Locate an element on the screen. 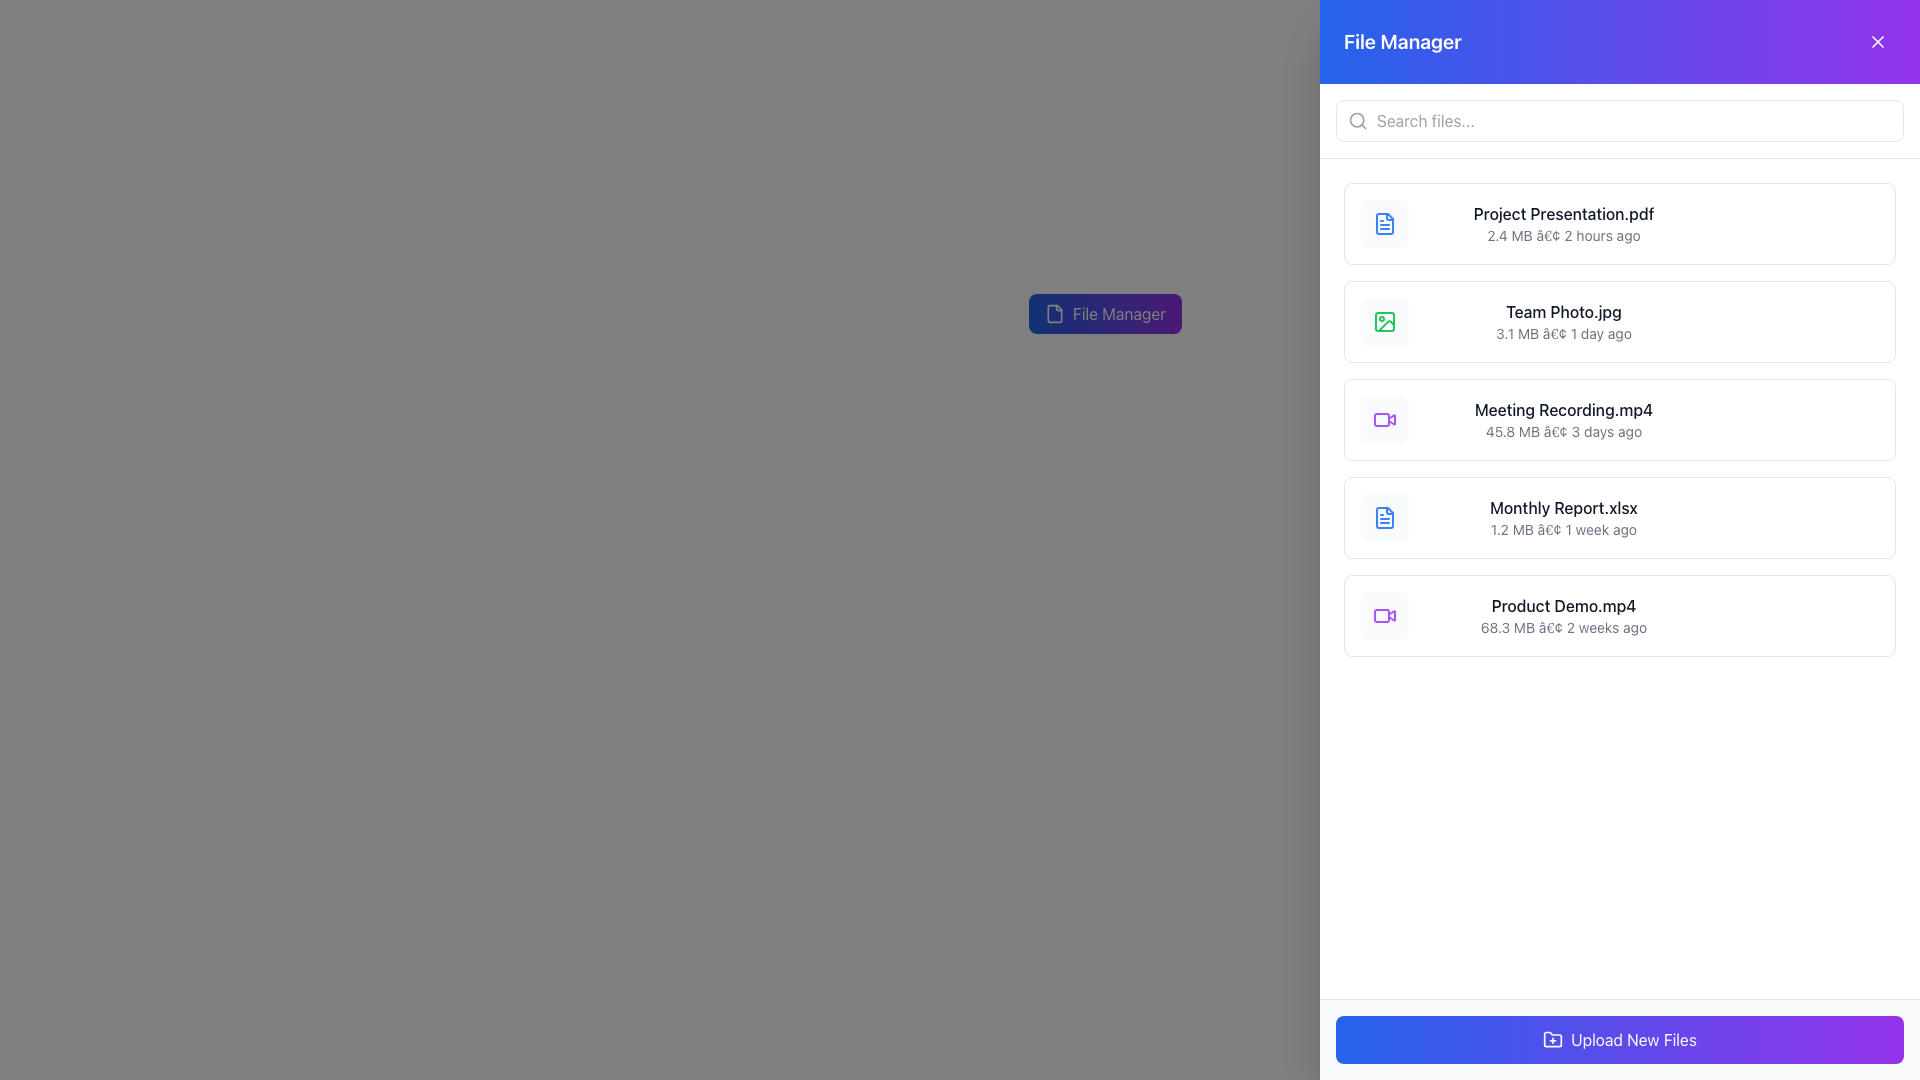 The width and height of the screenshot is (1920, 1080). the file entry labeled 'Monthly Report.xlsx' is located at coordinates (1563, 516).